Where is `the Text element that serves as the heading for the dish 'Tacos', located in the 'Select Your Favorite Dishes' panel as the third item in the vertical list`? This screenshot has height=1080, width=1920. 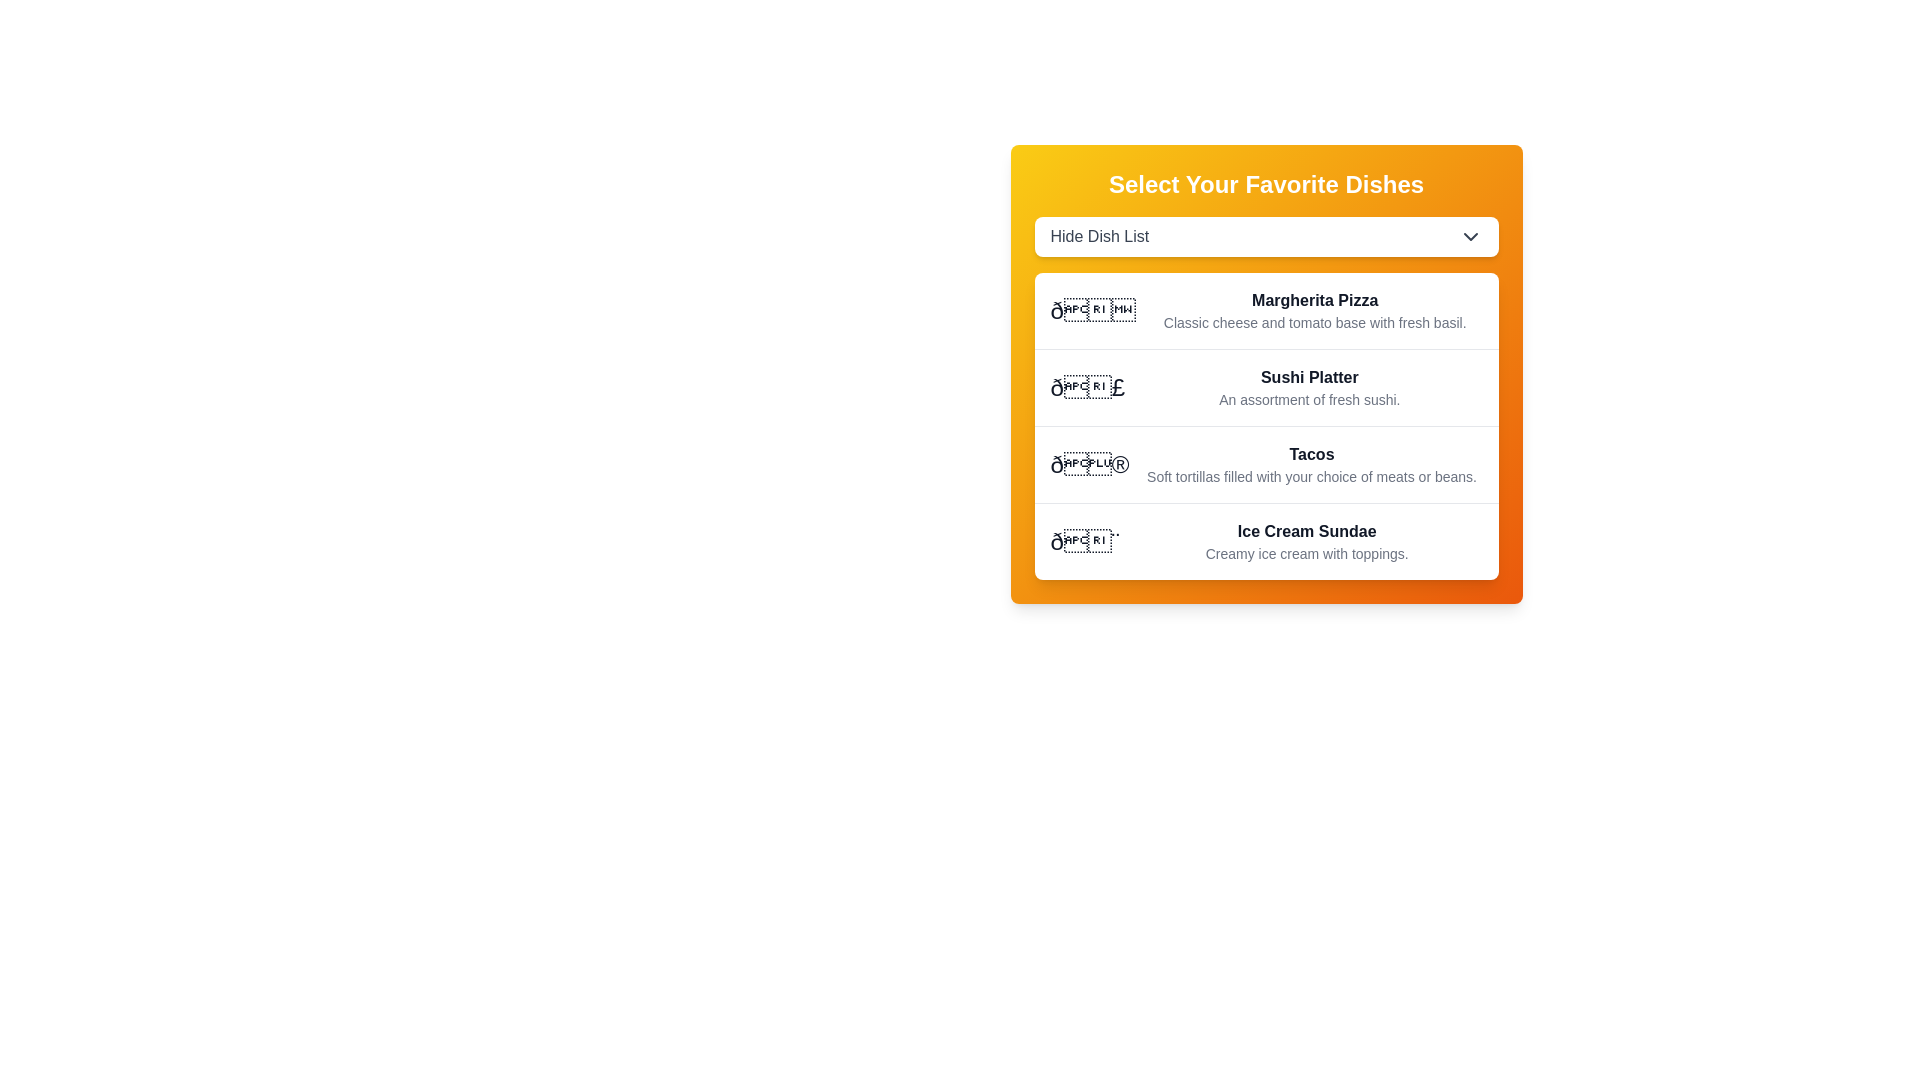
the Text element that serves as the heading for the dish 'Tacos', located in the 'Select Your Favorite Dishes' panel as the third item in the vertical list is located at coordinates (1311, 455).